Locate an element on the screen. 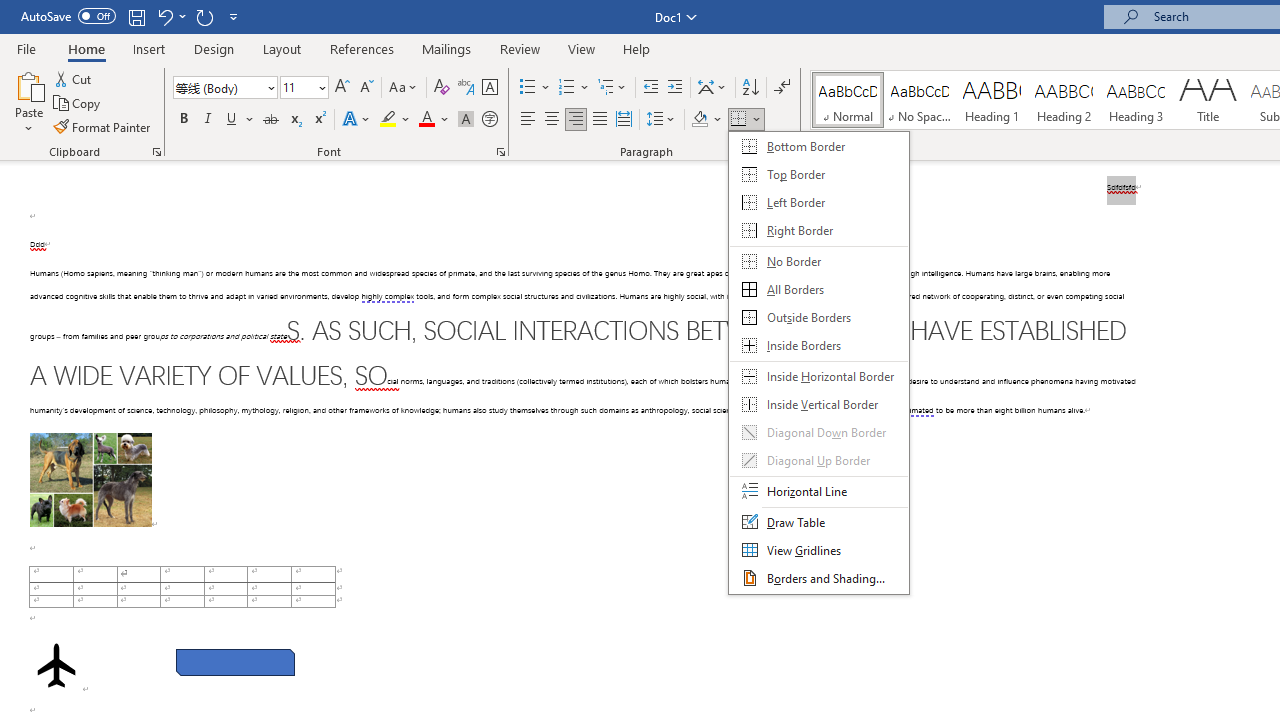 This screenshot has width=1280, height=720. 'Airplane with solid fill' is located at coordinates (56, 665).